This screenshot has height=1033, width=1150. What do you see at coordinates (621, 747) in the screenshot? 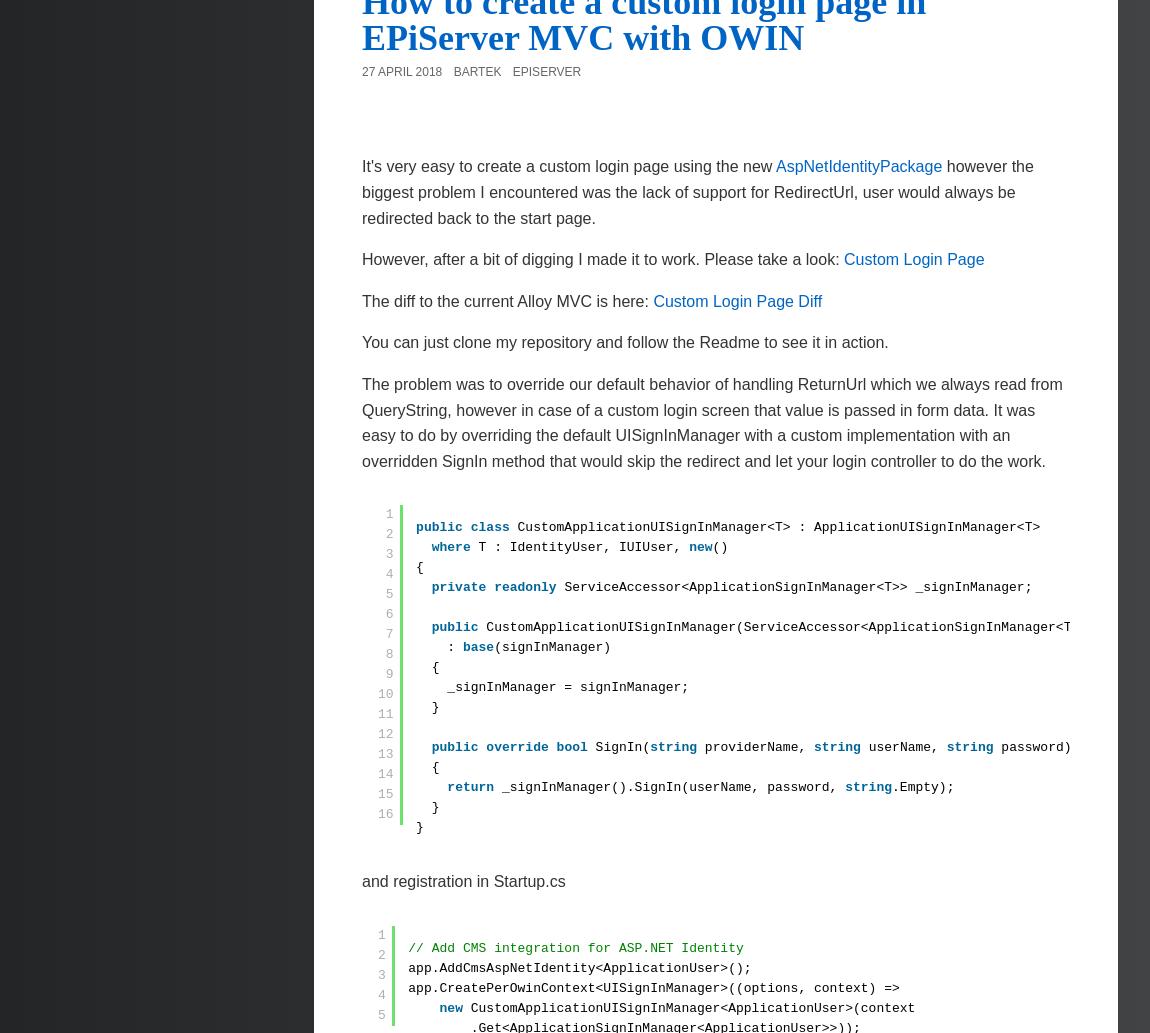
I see `'SignIn('` at bounding box center [621, 747].